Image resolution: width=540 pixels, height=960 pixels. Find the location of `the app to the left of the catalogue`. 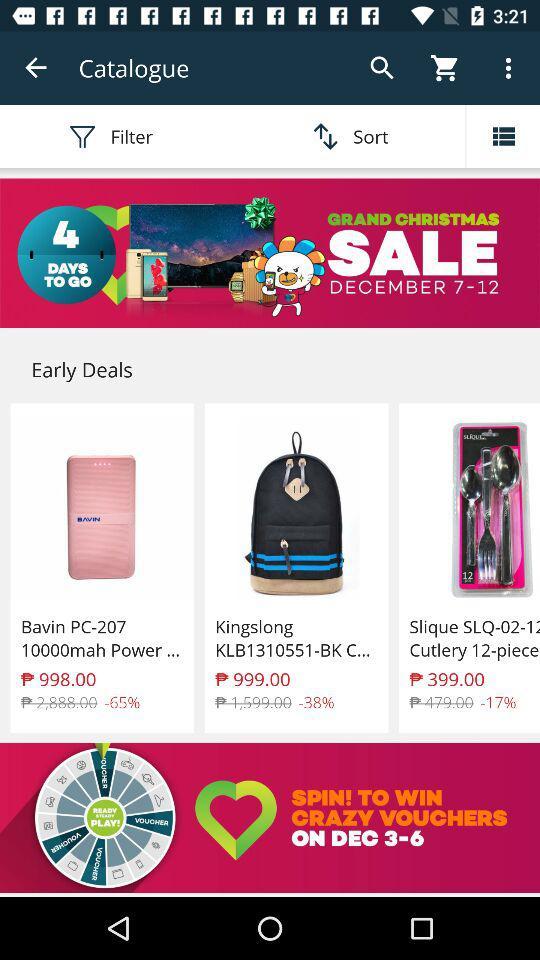

the app to the left of the catalogue is located at coordinates (36, 68).